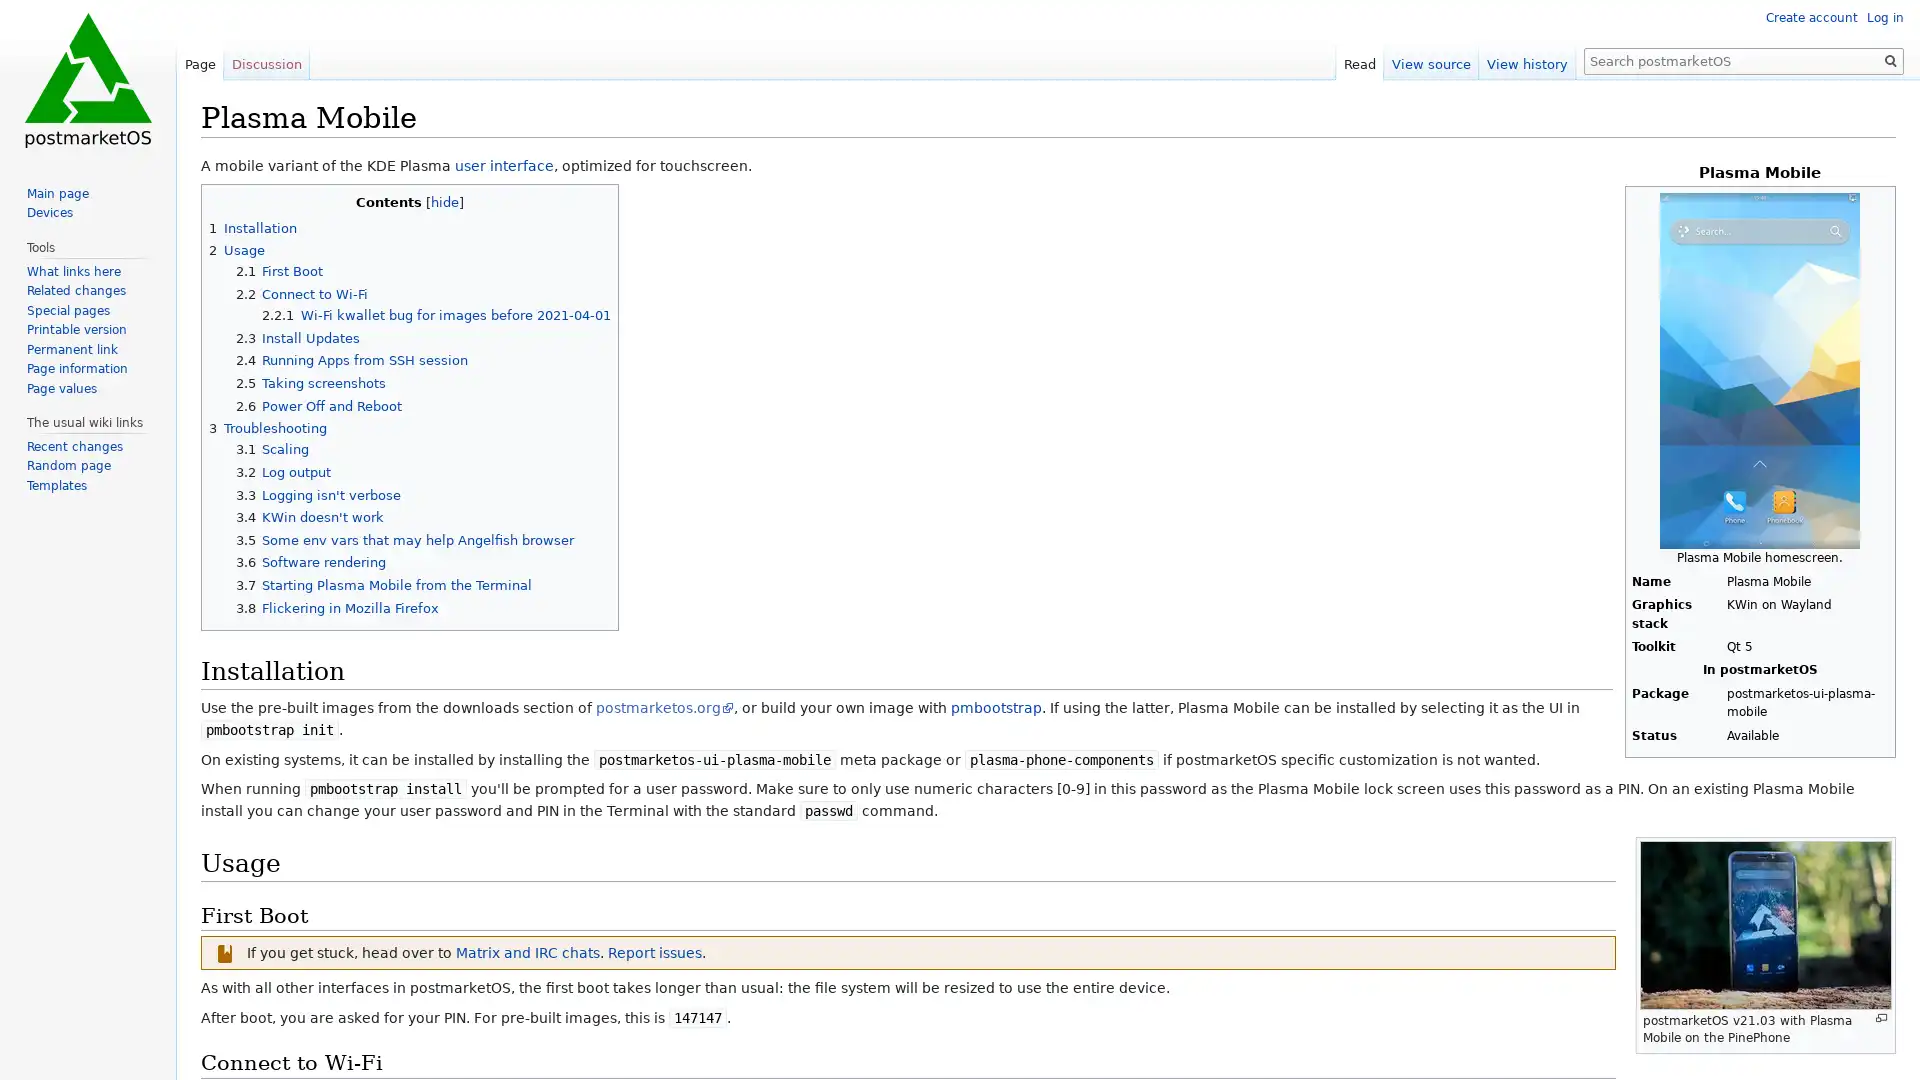  What do you see at coordinates (1890, 60) in the screenshot?
I see `Go` at bounding box center [1890, 60].